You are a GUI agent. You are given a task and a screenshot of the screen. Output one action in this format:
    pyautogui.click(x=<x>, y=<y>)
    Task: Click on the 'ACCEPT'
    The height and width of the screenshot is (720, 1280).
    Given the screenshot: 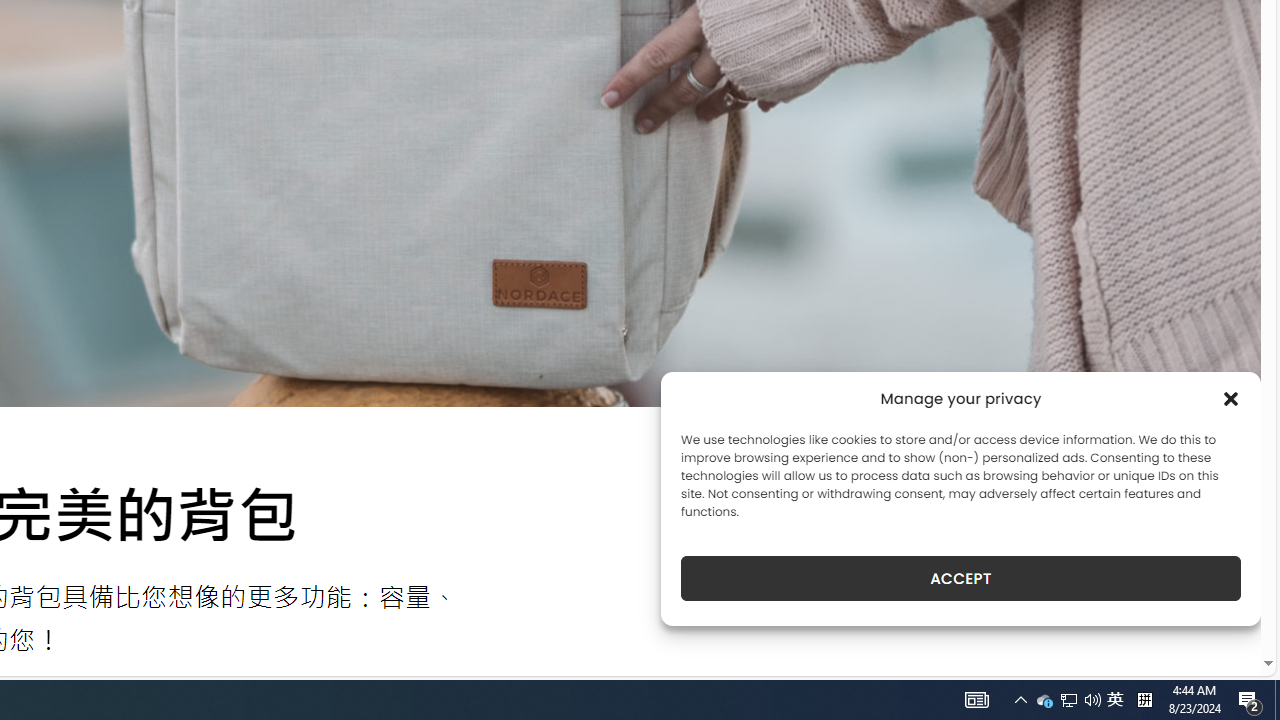 What is the action you would take?
    pyautogui.click(x=961, y=578)
    